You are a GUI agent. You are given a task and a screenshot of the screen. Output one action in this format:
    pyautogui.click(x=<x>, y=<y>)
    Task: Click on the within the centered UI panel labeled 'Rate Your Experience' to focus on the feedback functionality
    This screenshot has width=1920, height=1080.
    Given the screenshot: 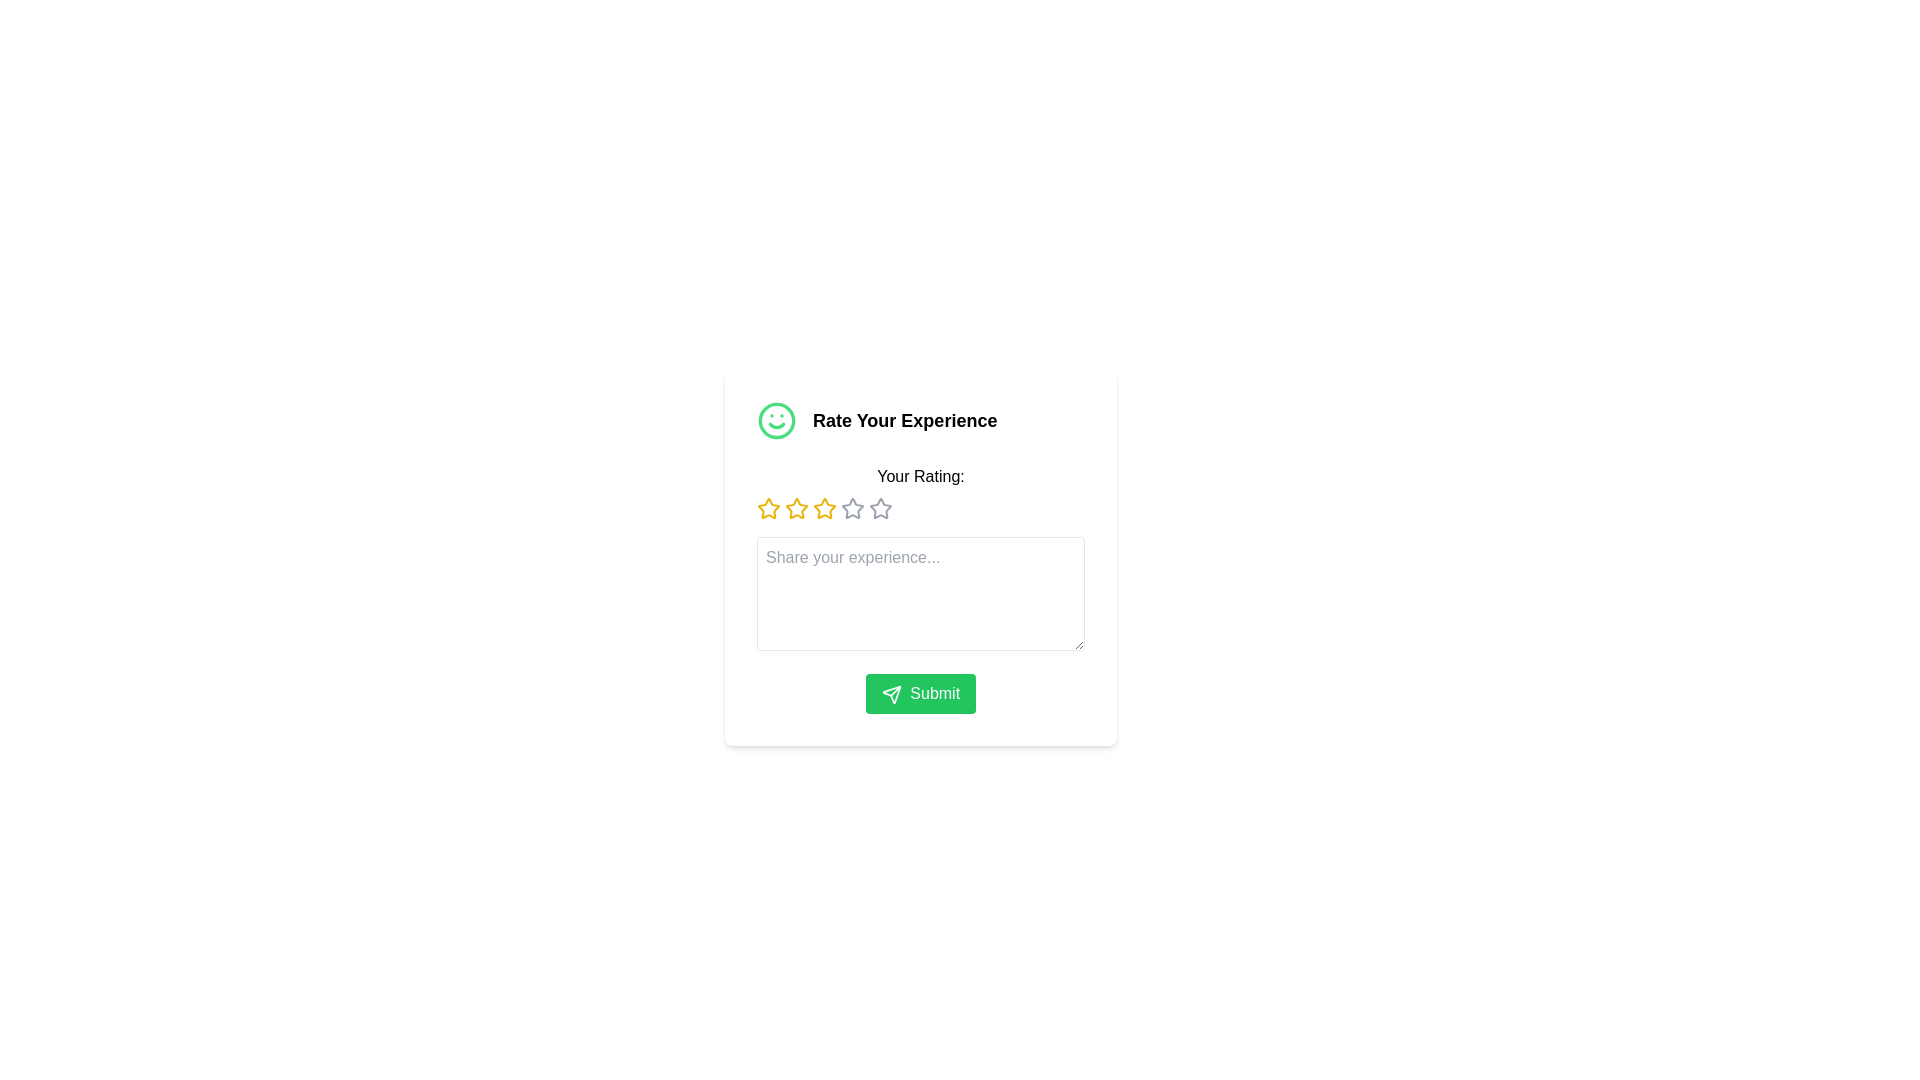 What is the action you would take?
    pyautogui.click(x=920, y=557)
    